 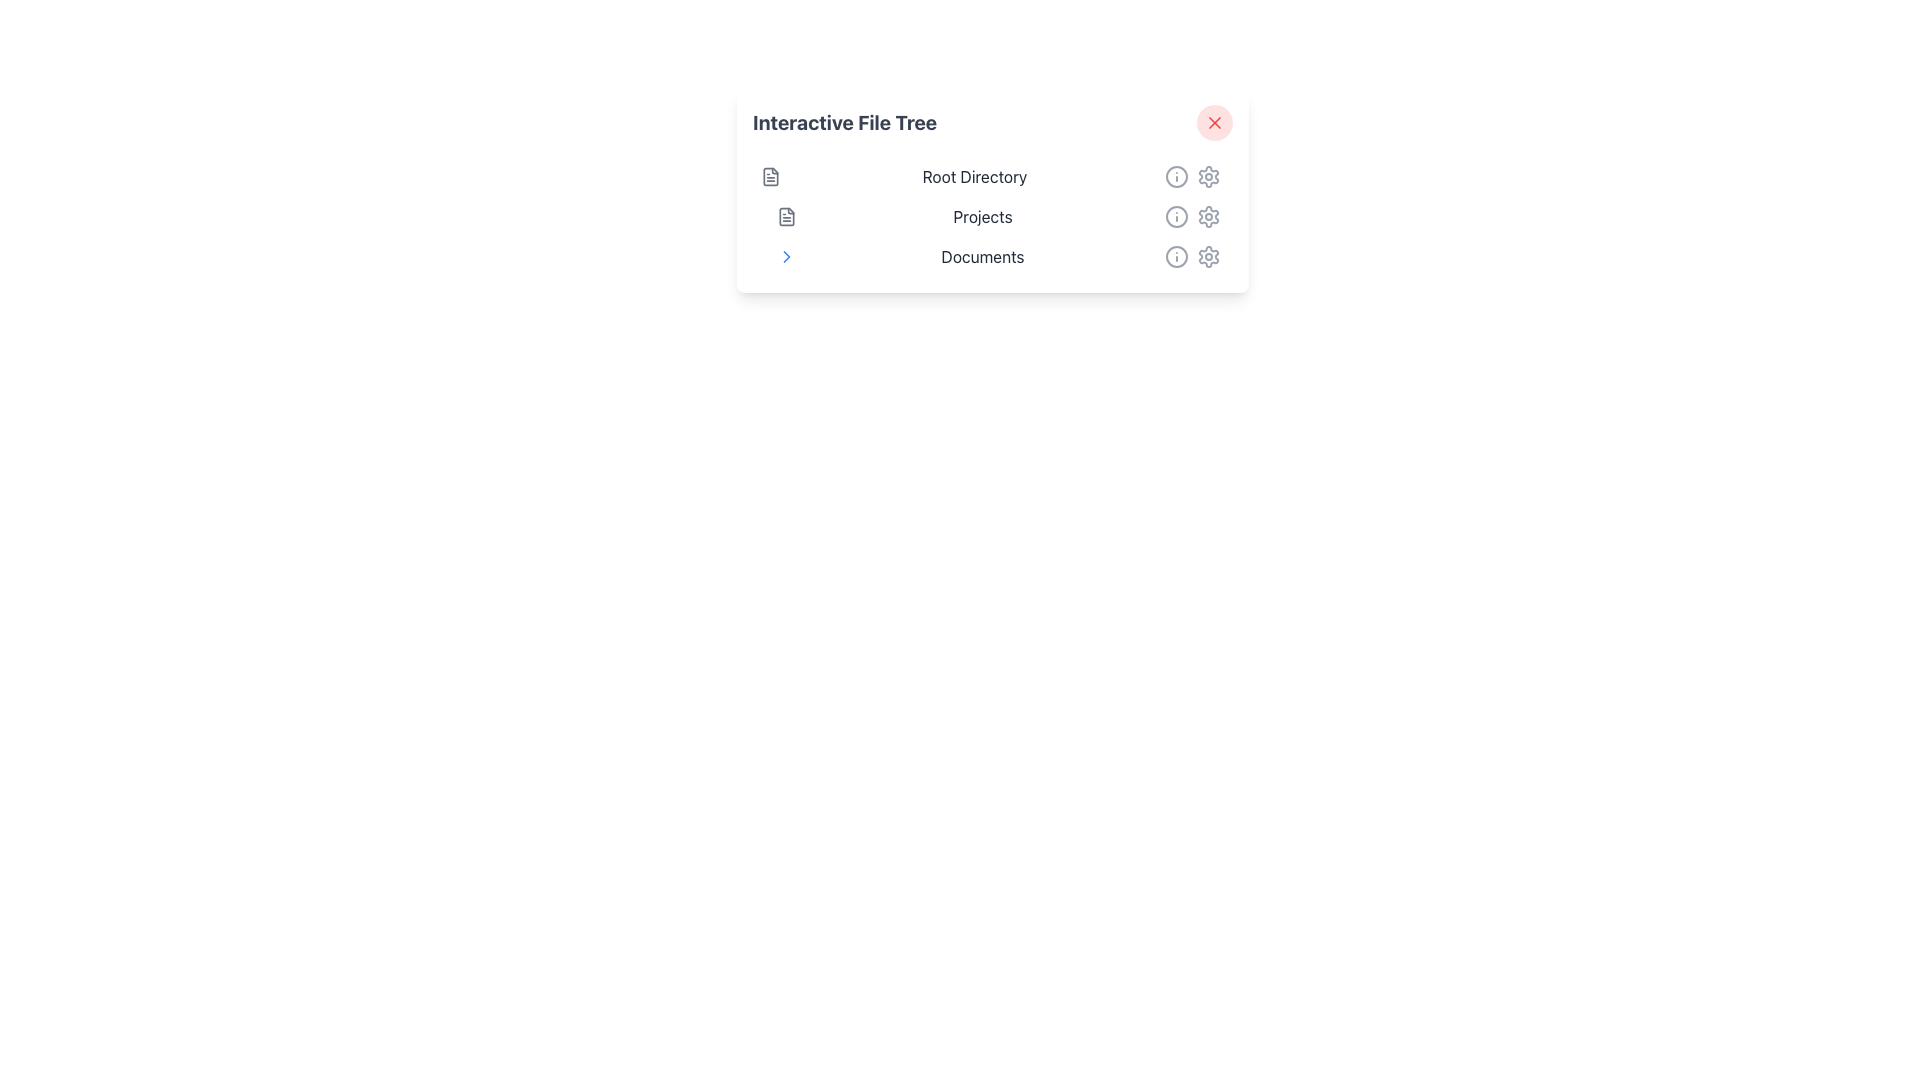 I want to click on the settings button located in the top-right corner of the UI card, adjacent to the circular icon, to change its appearance, so click(x=1208, y=176).